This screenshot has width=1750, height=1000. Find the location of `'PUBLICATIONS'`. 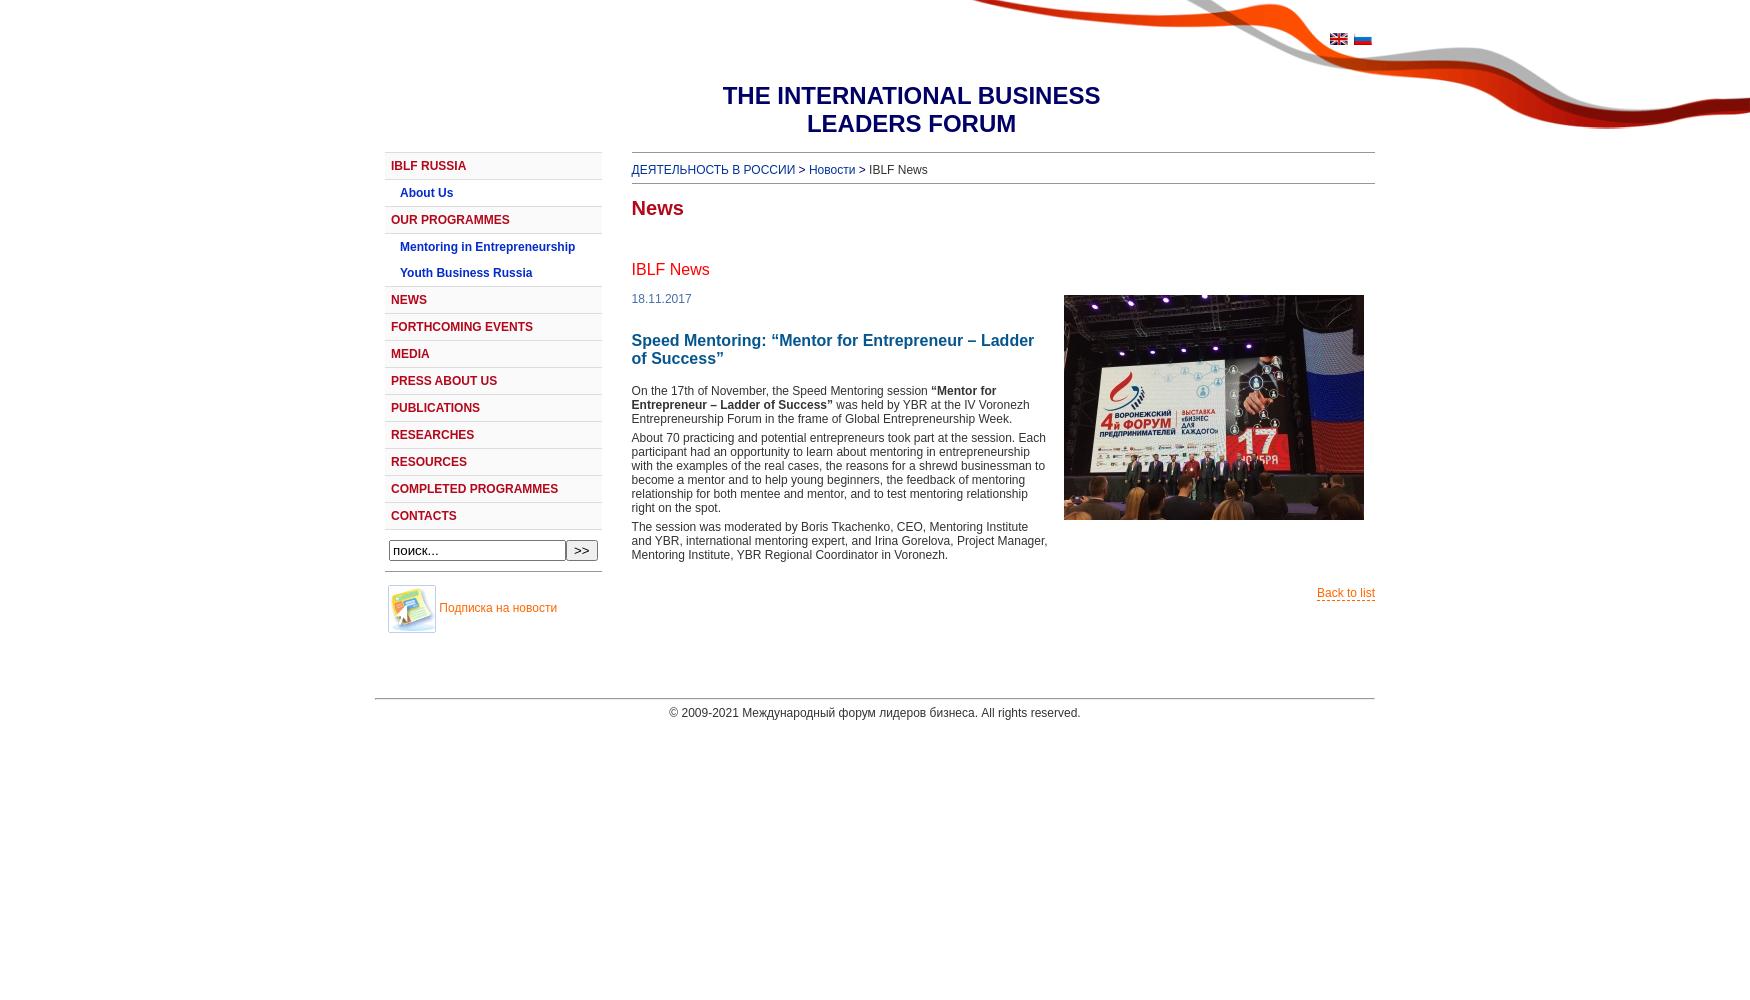

'PUBLICATIONS' is located at coordinates (434, 408).